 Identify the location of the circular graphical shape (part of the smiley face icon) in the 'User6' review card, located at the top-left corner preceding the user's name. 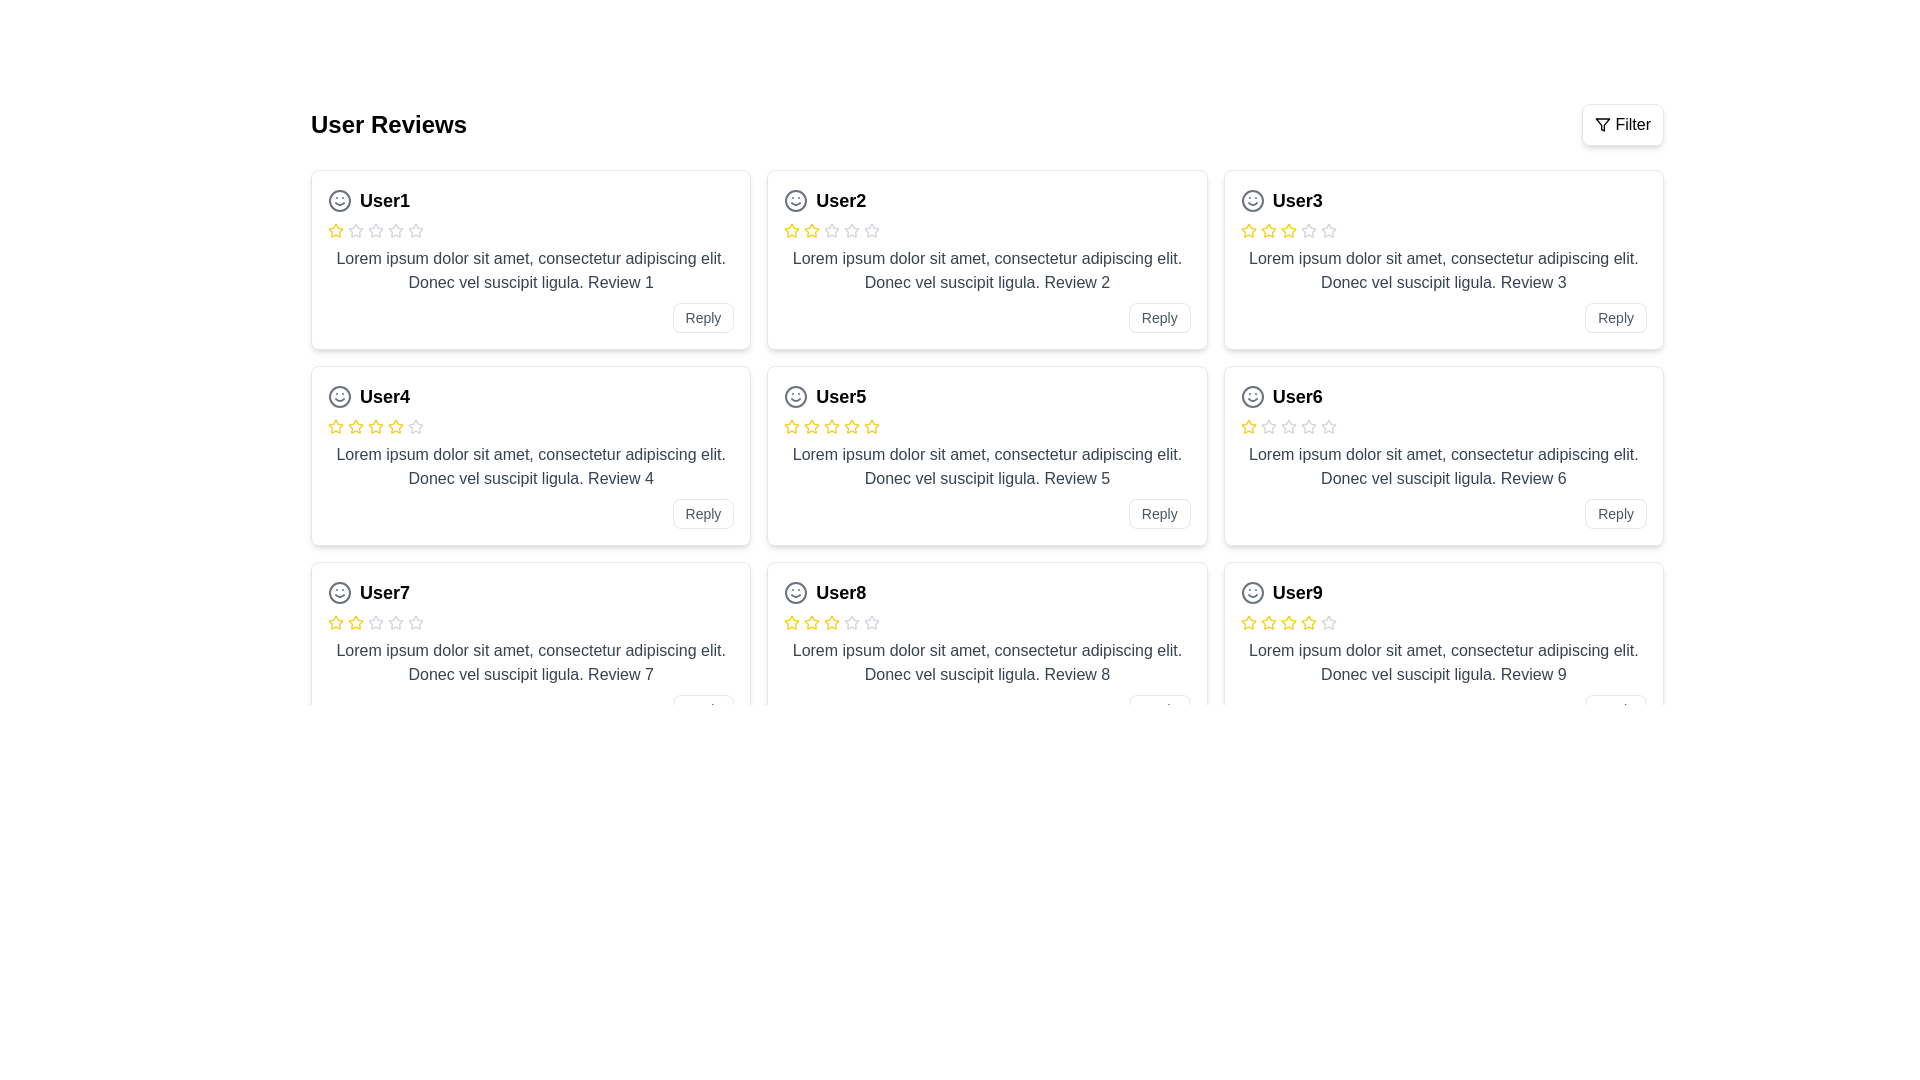
(1251, 397).